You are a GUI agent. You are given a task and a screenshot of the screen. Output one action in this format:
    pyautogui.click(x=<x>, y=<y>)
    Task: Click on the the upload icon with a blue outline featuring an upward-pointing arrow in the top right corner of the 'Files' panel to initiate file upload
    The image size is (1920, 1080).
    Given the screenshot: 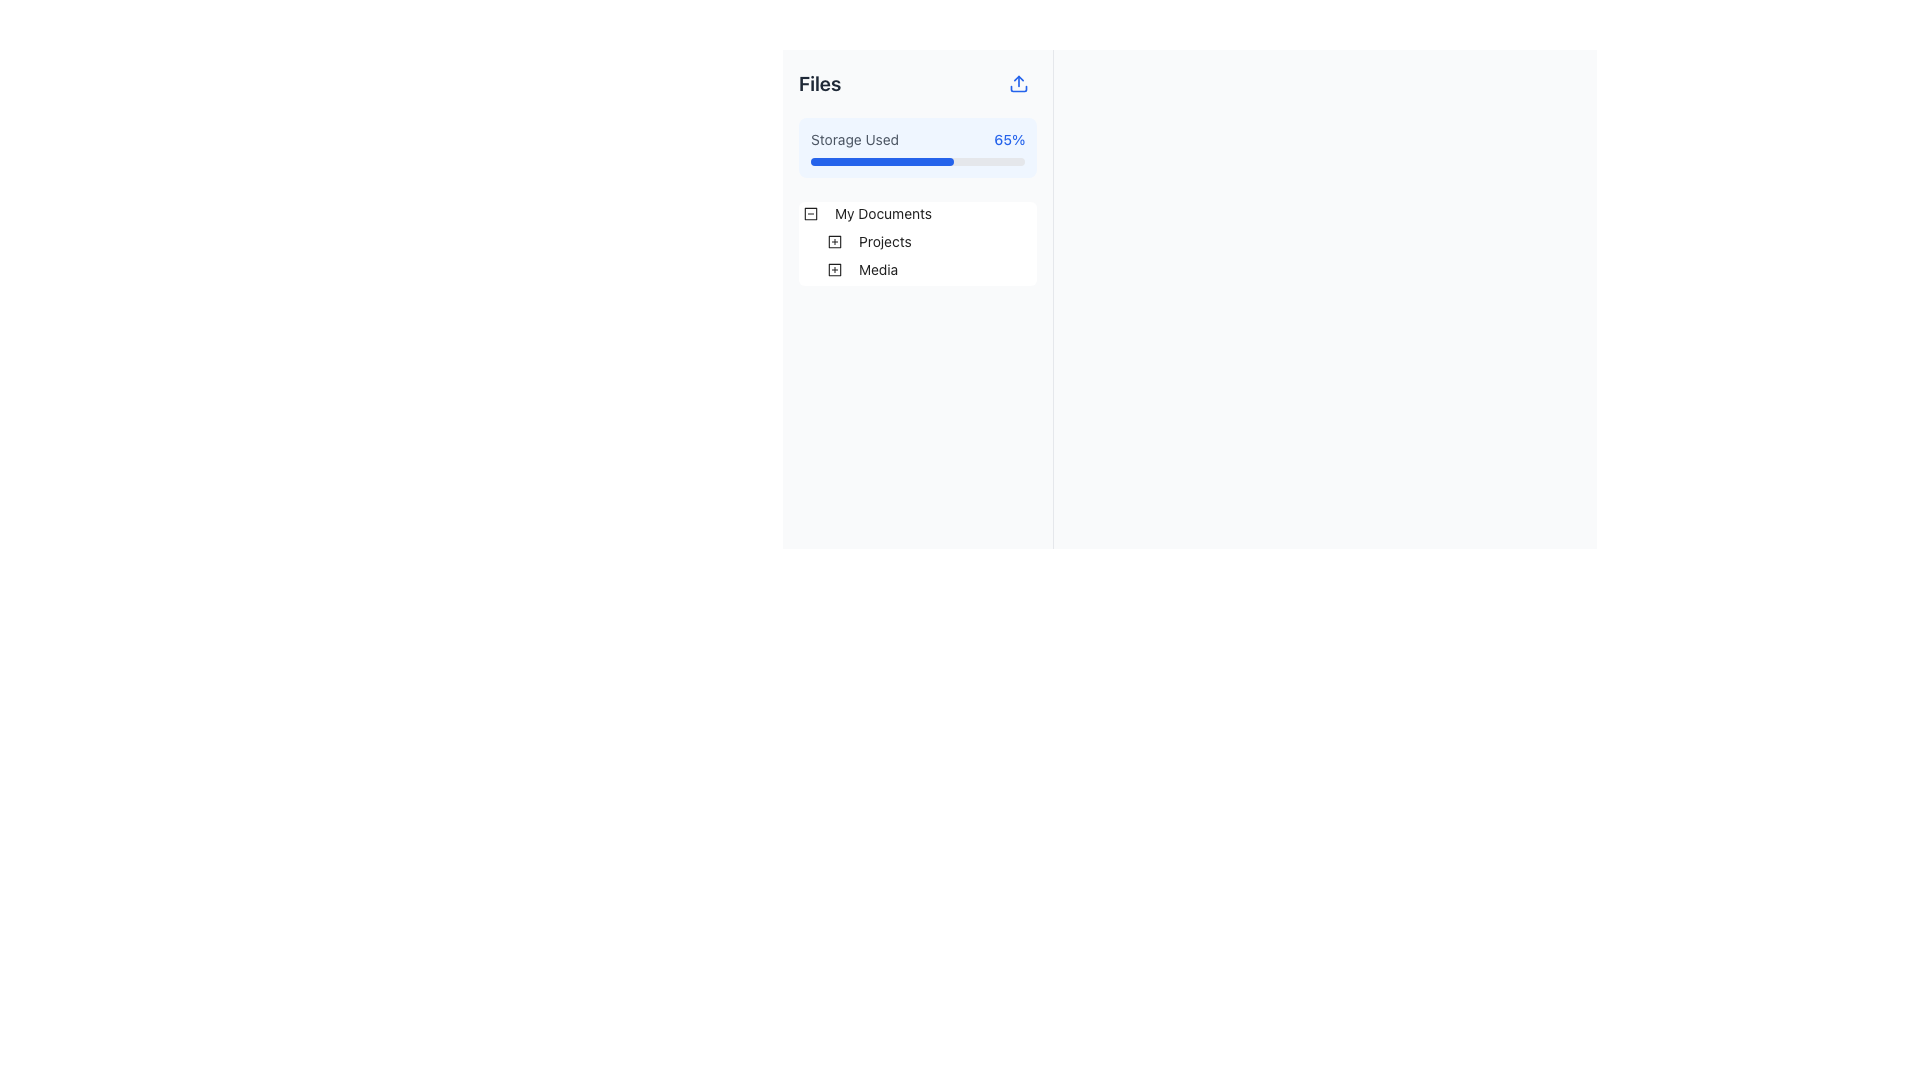 What is the action you would take?
    pyautogui.click(x=1018, y=83)
    